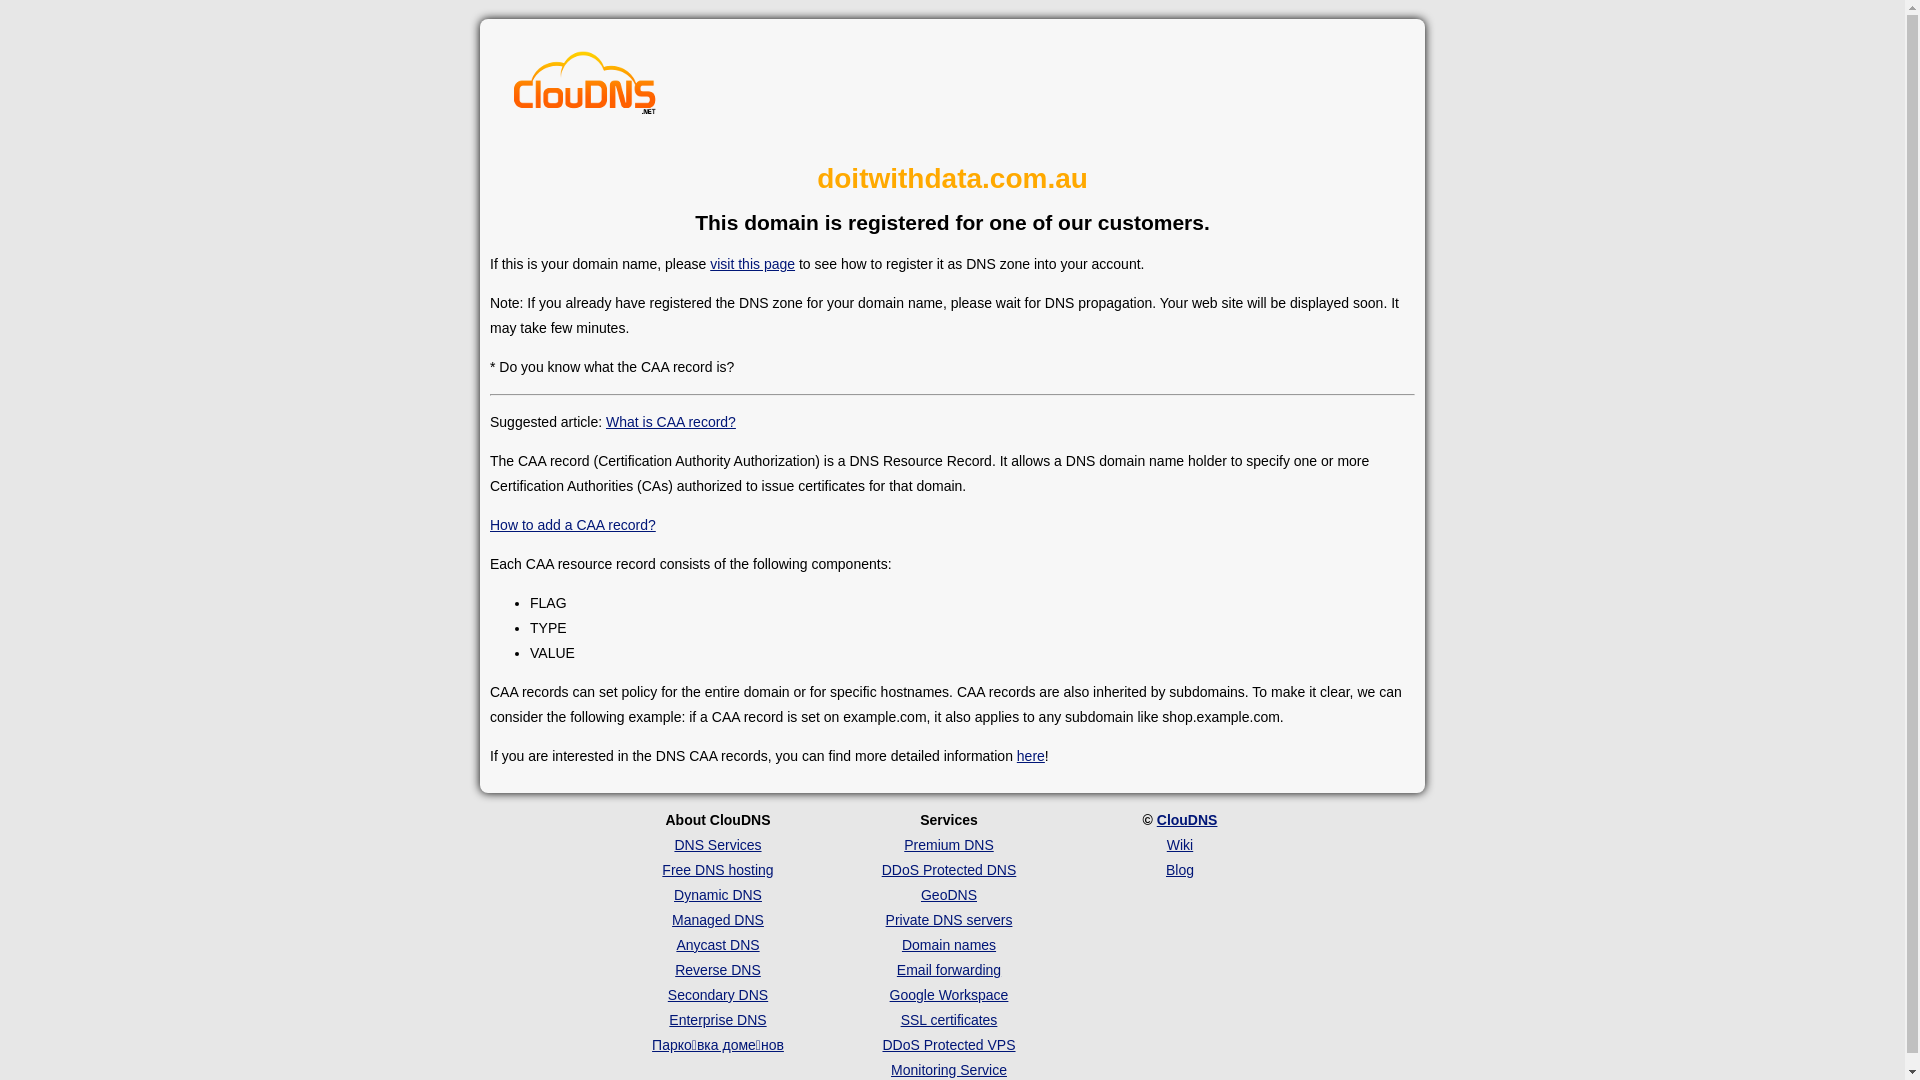  What do you see at coordinates (717, 1019) in the screenshot?
I see `'Enterprise DNS'` at bounding box center [717, 1019].